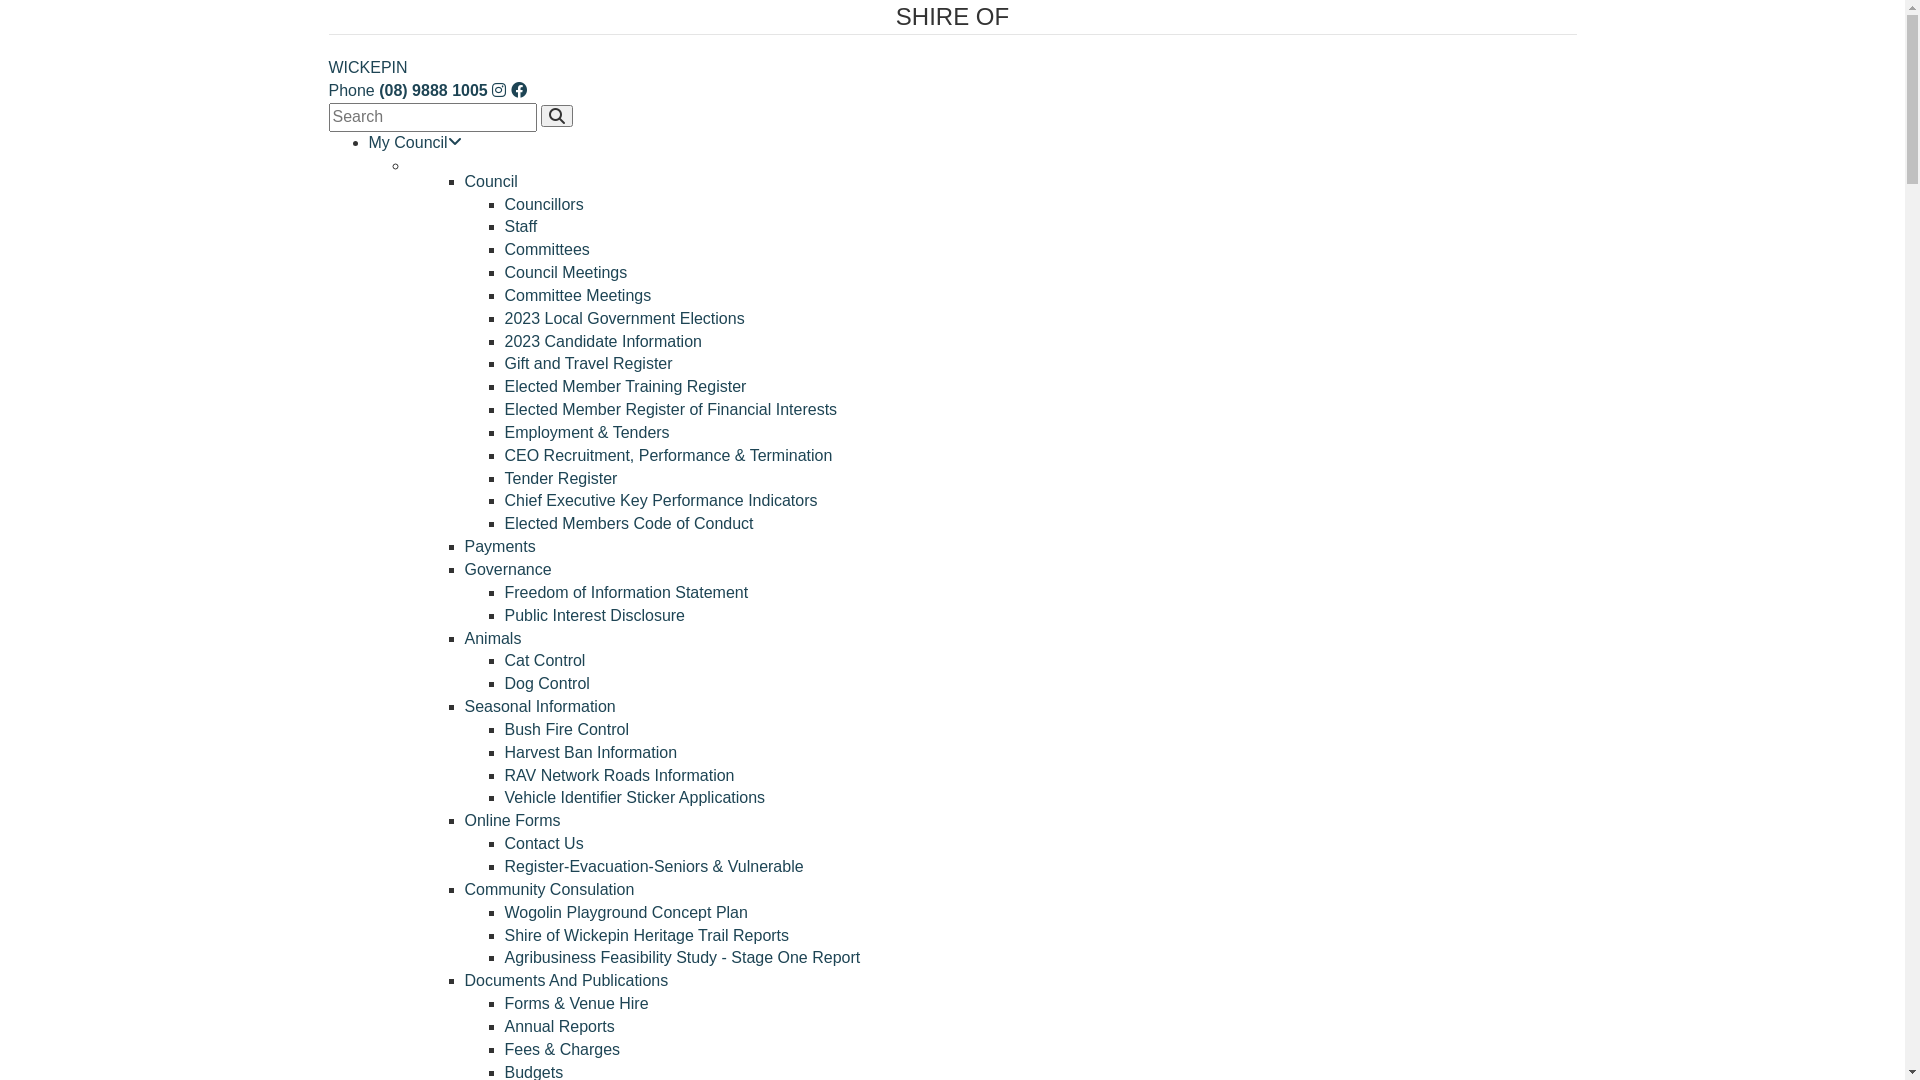 The width and height of the screenshot is (1920, 1080). Describe the element at coordinates (593, 614) in the screenshot. I see `'Public Interest Disclosure'` at that location.